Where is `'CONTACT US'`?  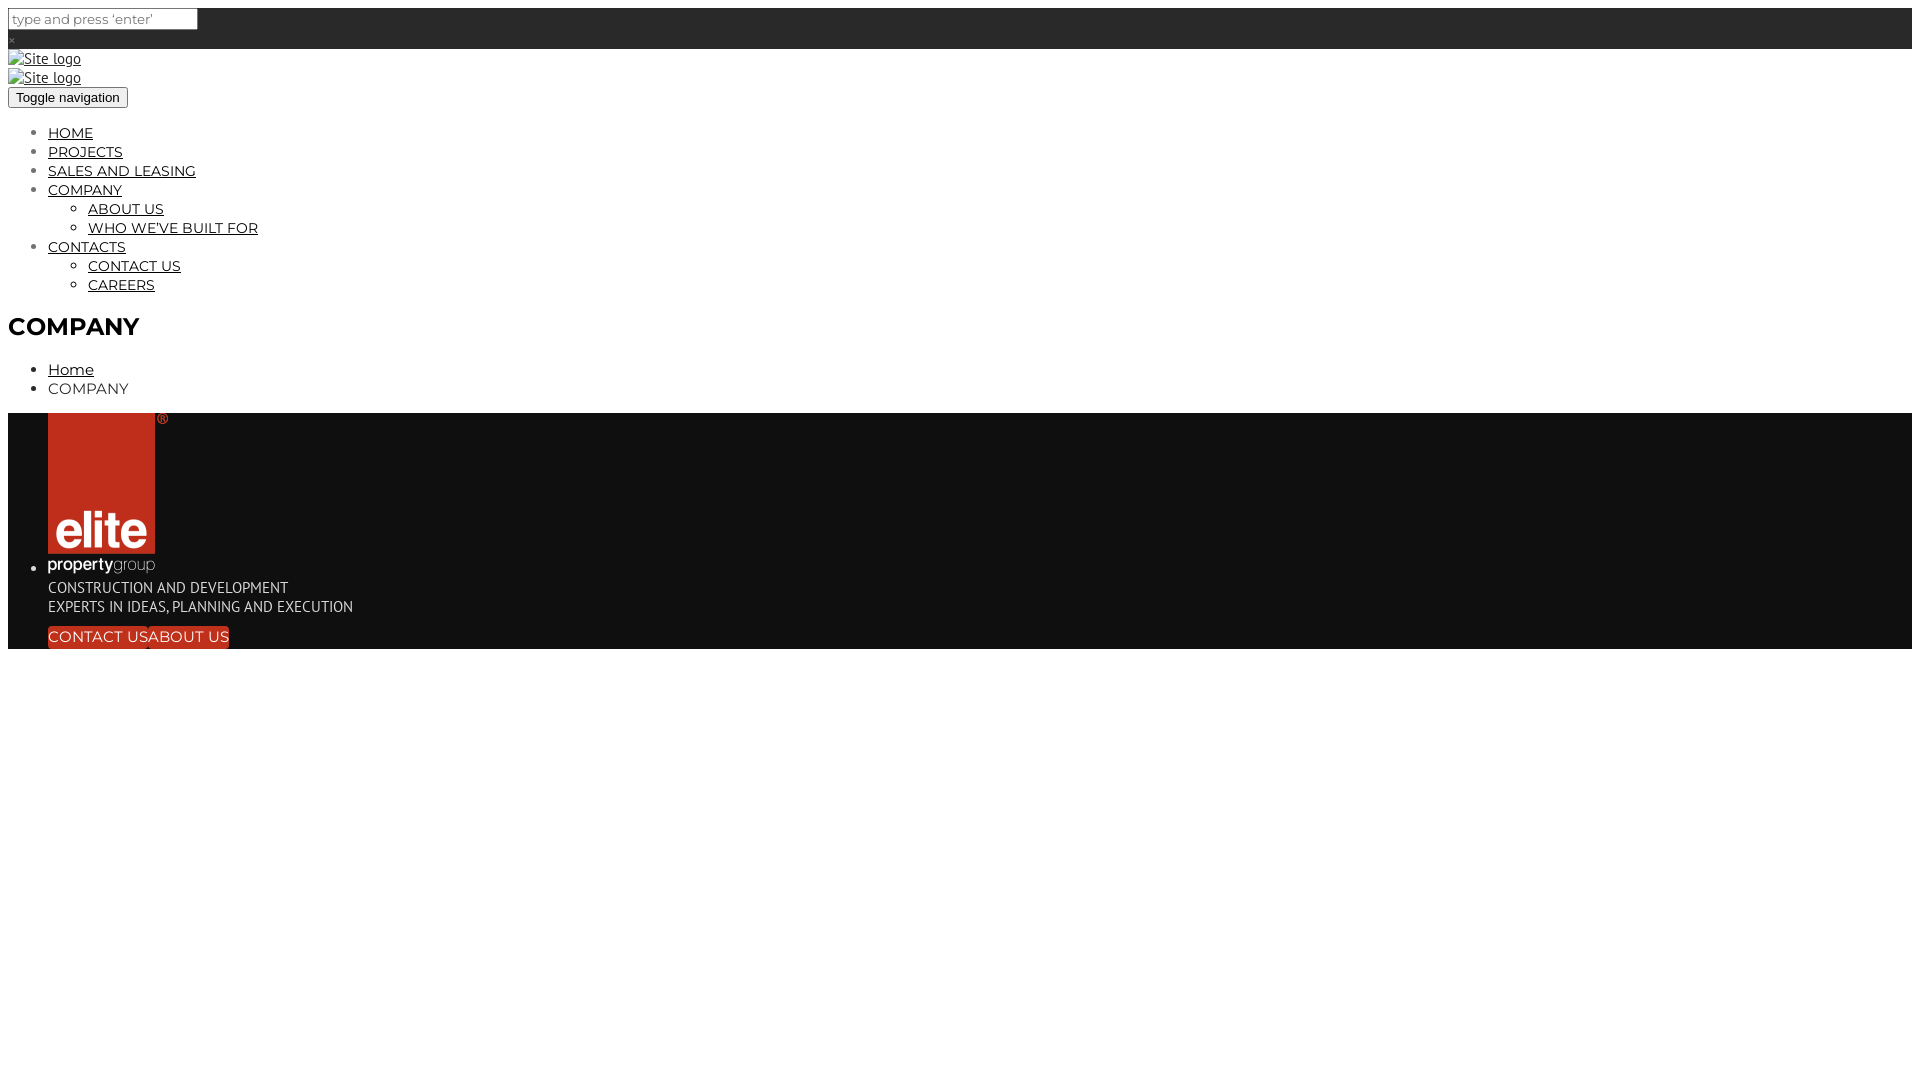
'CONTACT US' is located at coordinates (48, 637).